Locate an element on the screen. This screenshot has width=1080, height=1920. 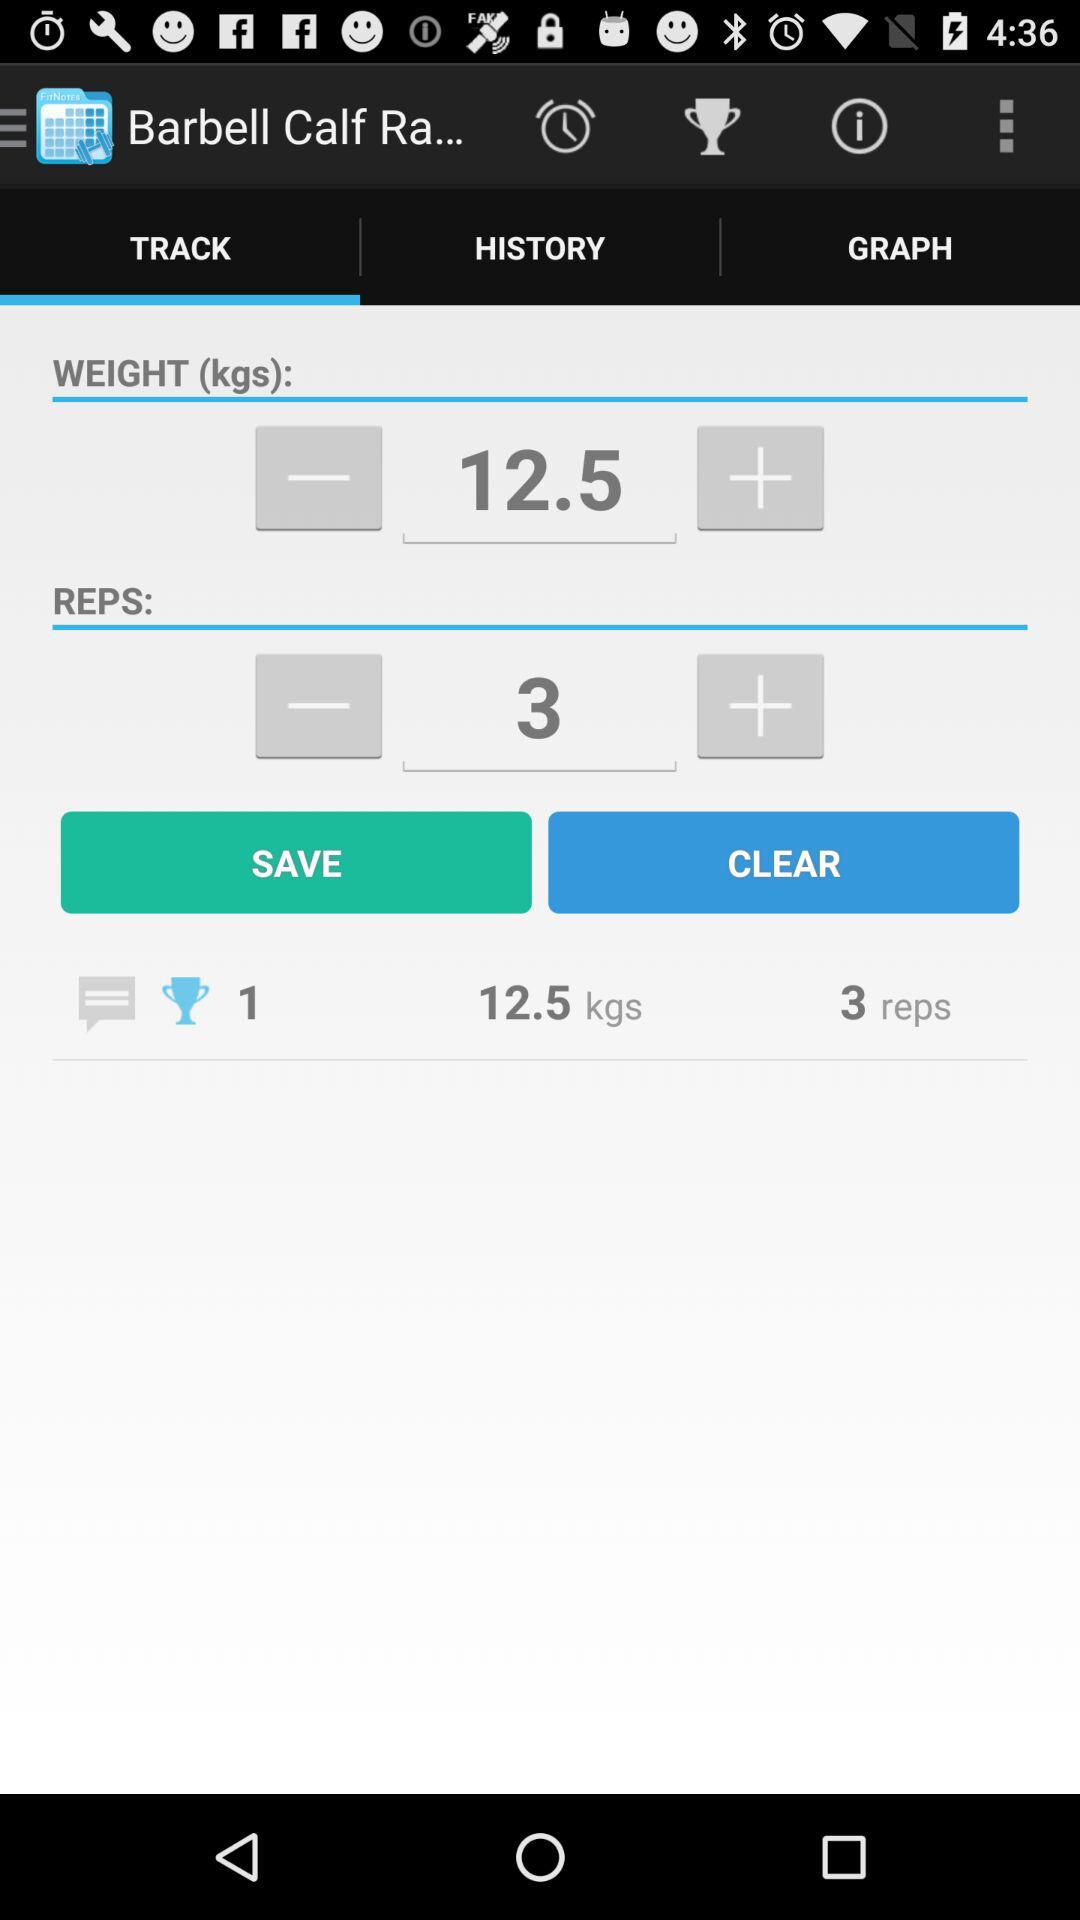
the add icon is located at coordinates (760, 511).